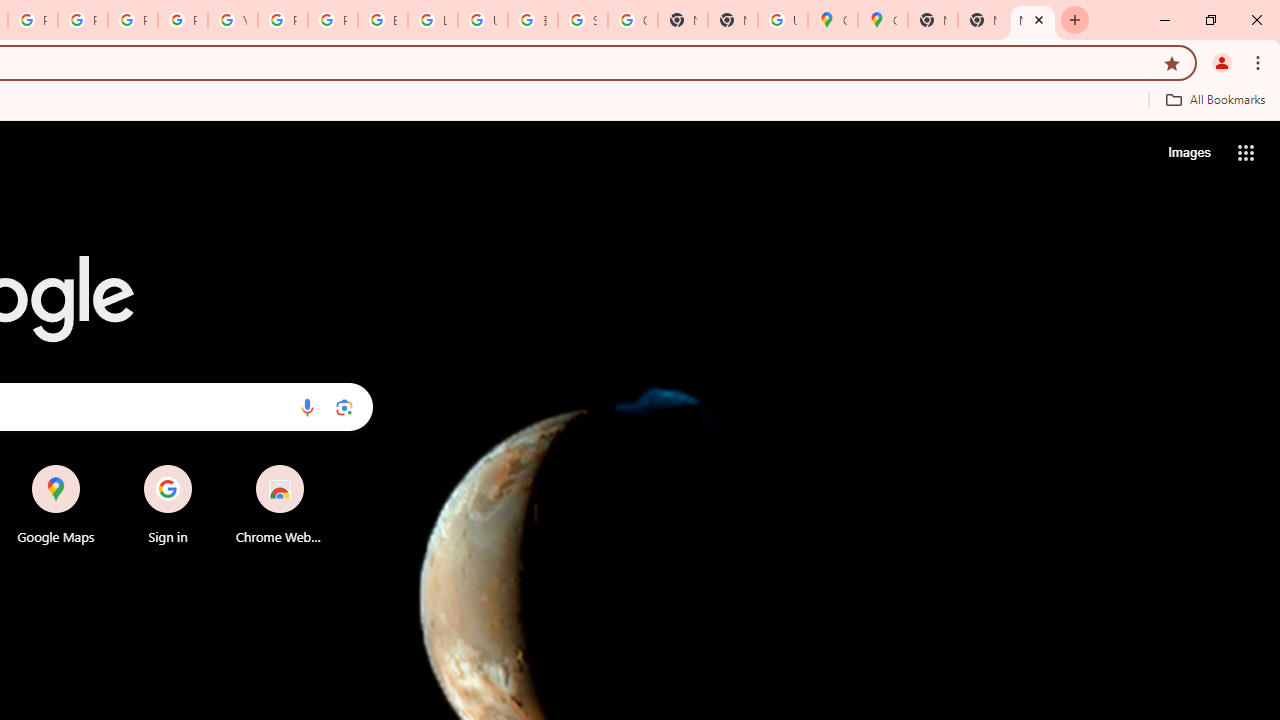 The height and width of the screenshot is (720, 1280). What do you see at coordinates (383, 20) in the screenshot?
I see `'Browse Chrome as a guest - Computer - Google Chrome Help'` at bounding box center [383, 20].